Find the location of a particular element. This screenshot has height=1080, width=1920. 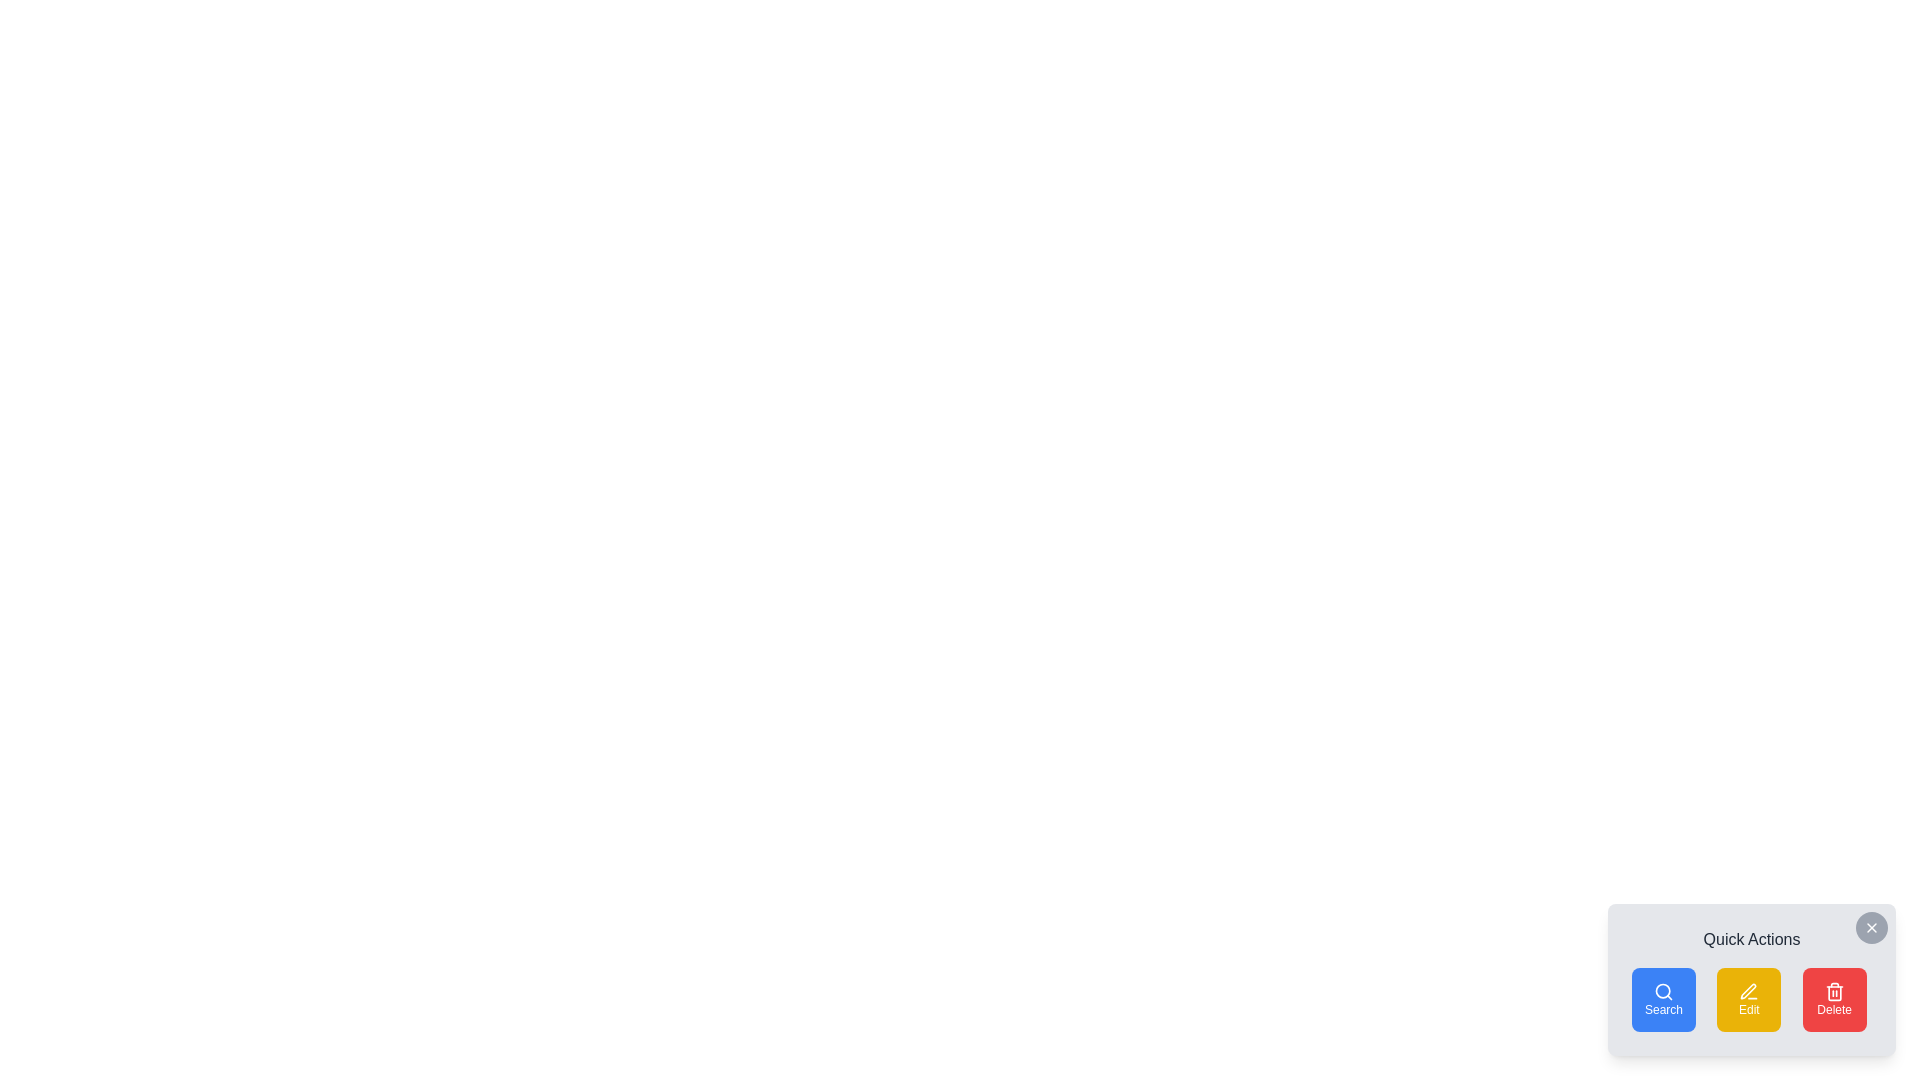

the editing action icon located centrally within the yellow square button in the 'Quick Actions' section at the bottom-right corner of the interface is located at coordinates (1748, 991).